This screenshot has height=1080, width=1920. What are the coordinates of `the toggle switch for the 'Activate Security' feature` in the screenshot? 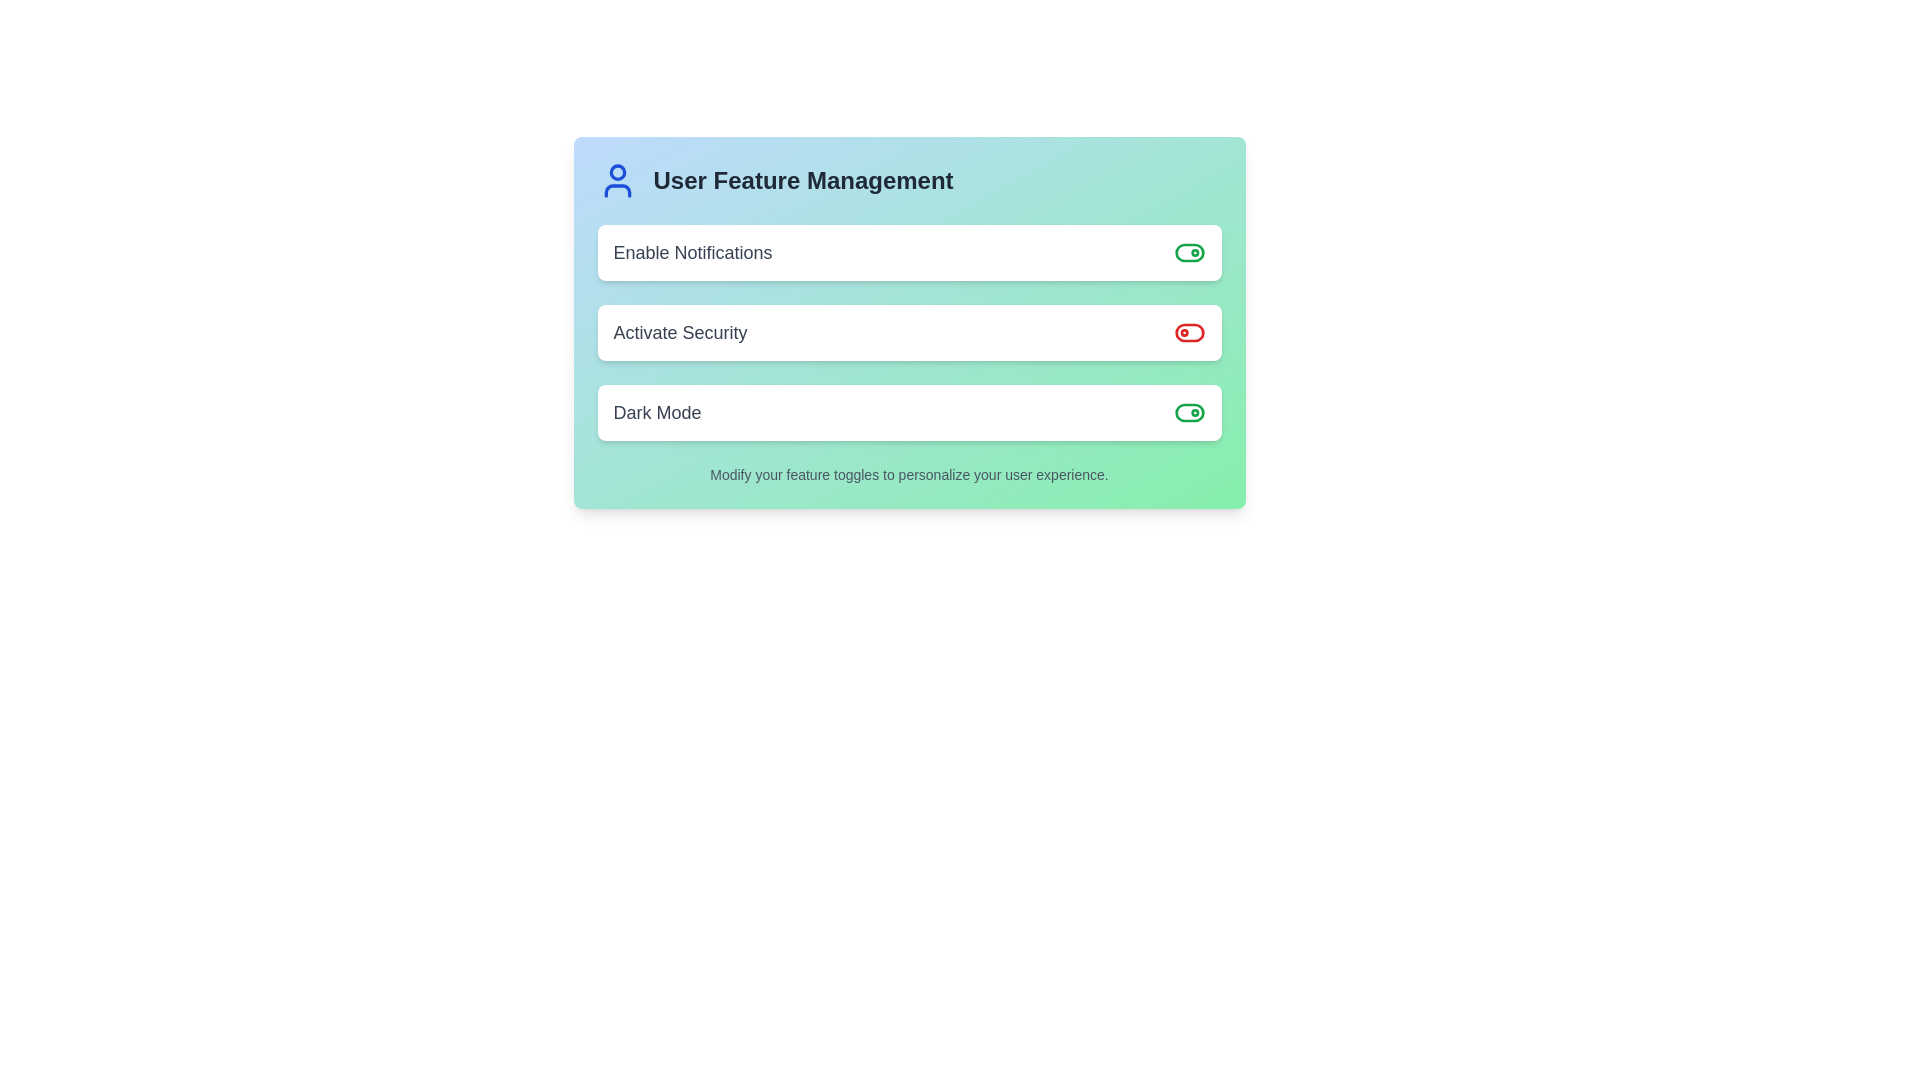 It's located at (1189, 331).